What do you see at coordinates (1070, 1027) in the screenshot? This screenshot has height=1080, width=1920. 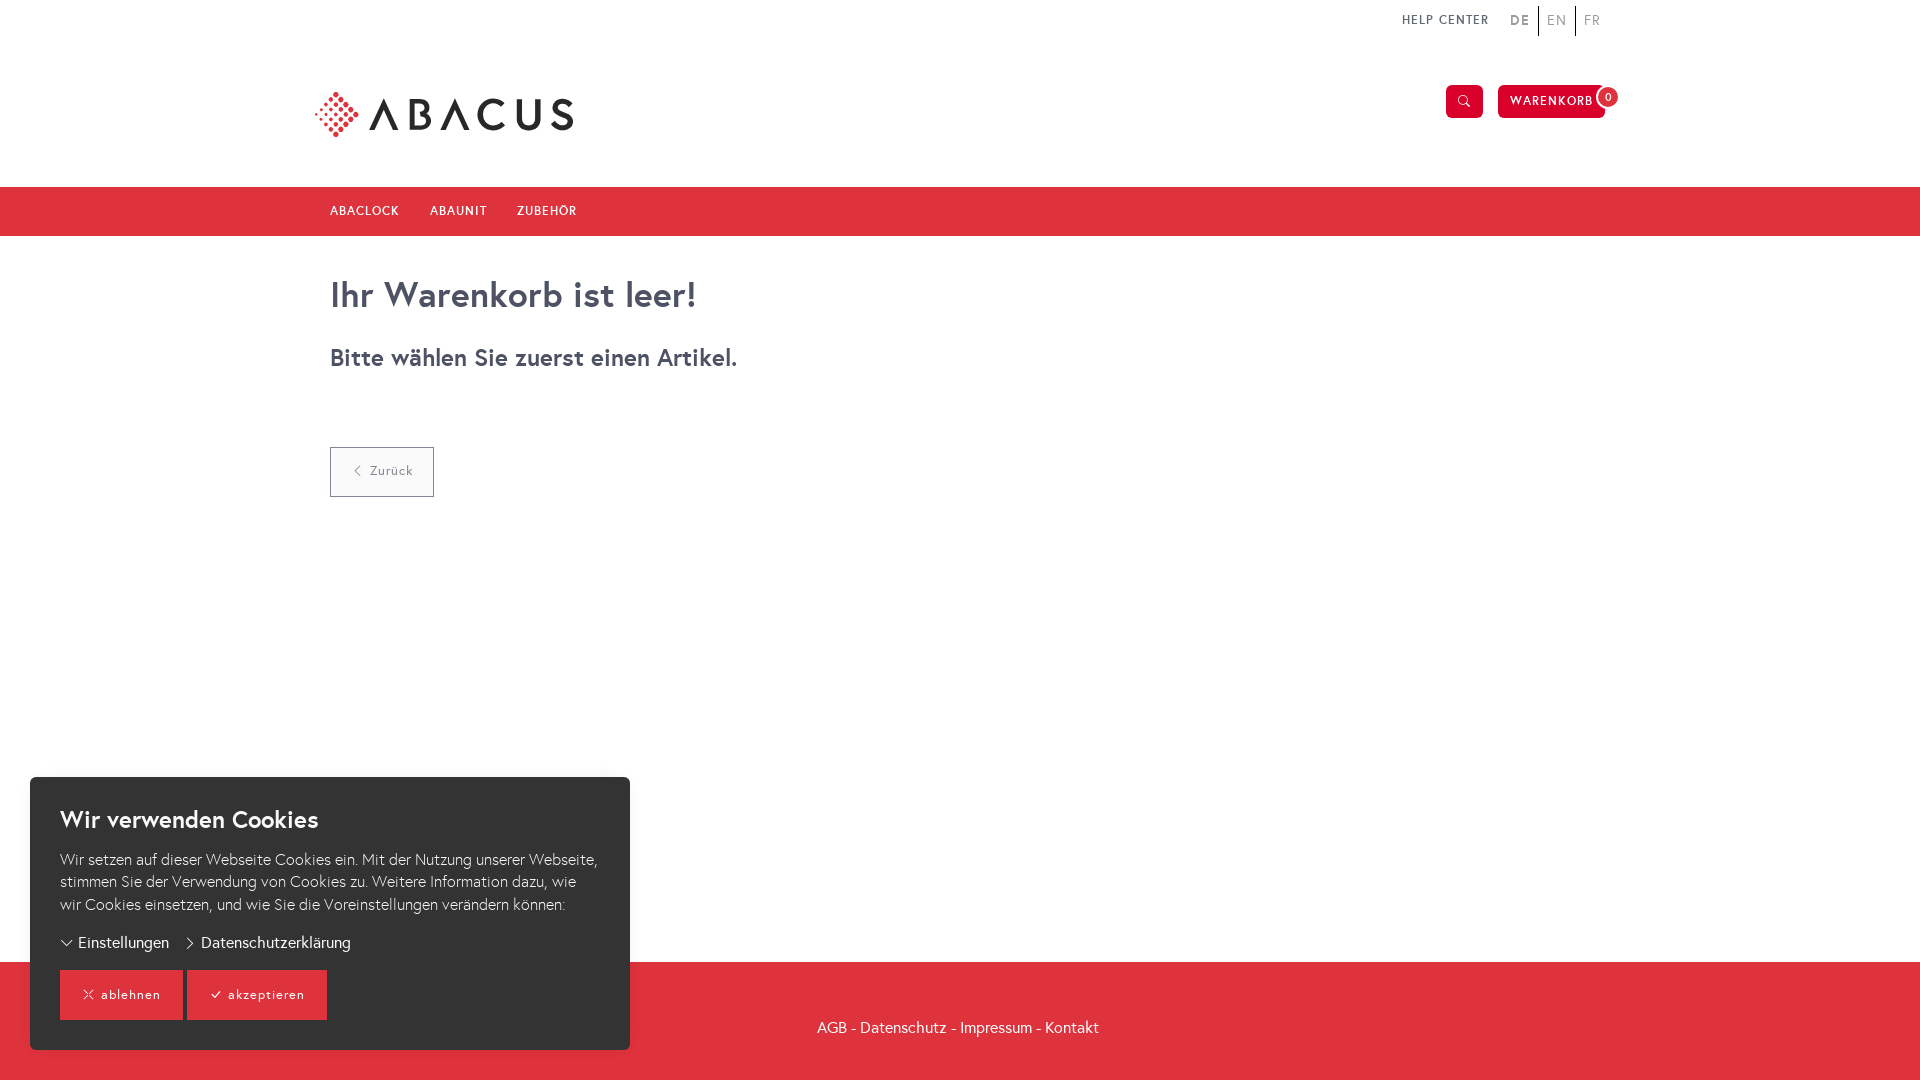 I see `'Kontakt'` at bounding box center [1070, 1027].